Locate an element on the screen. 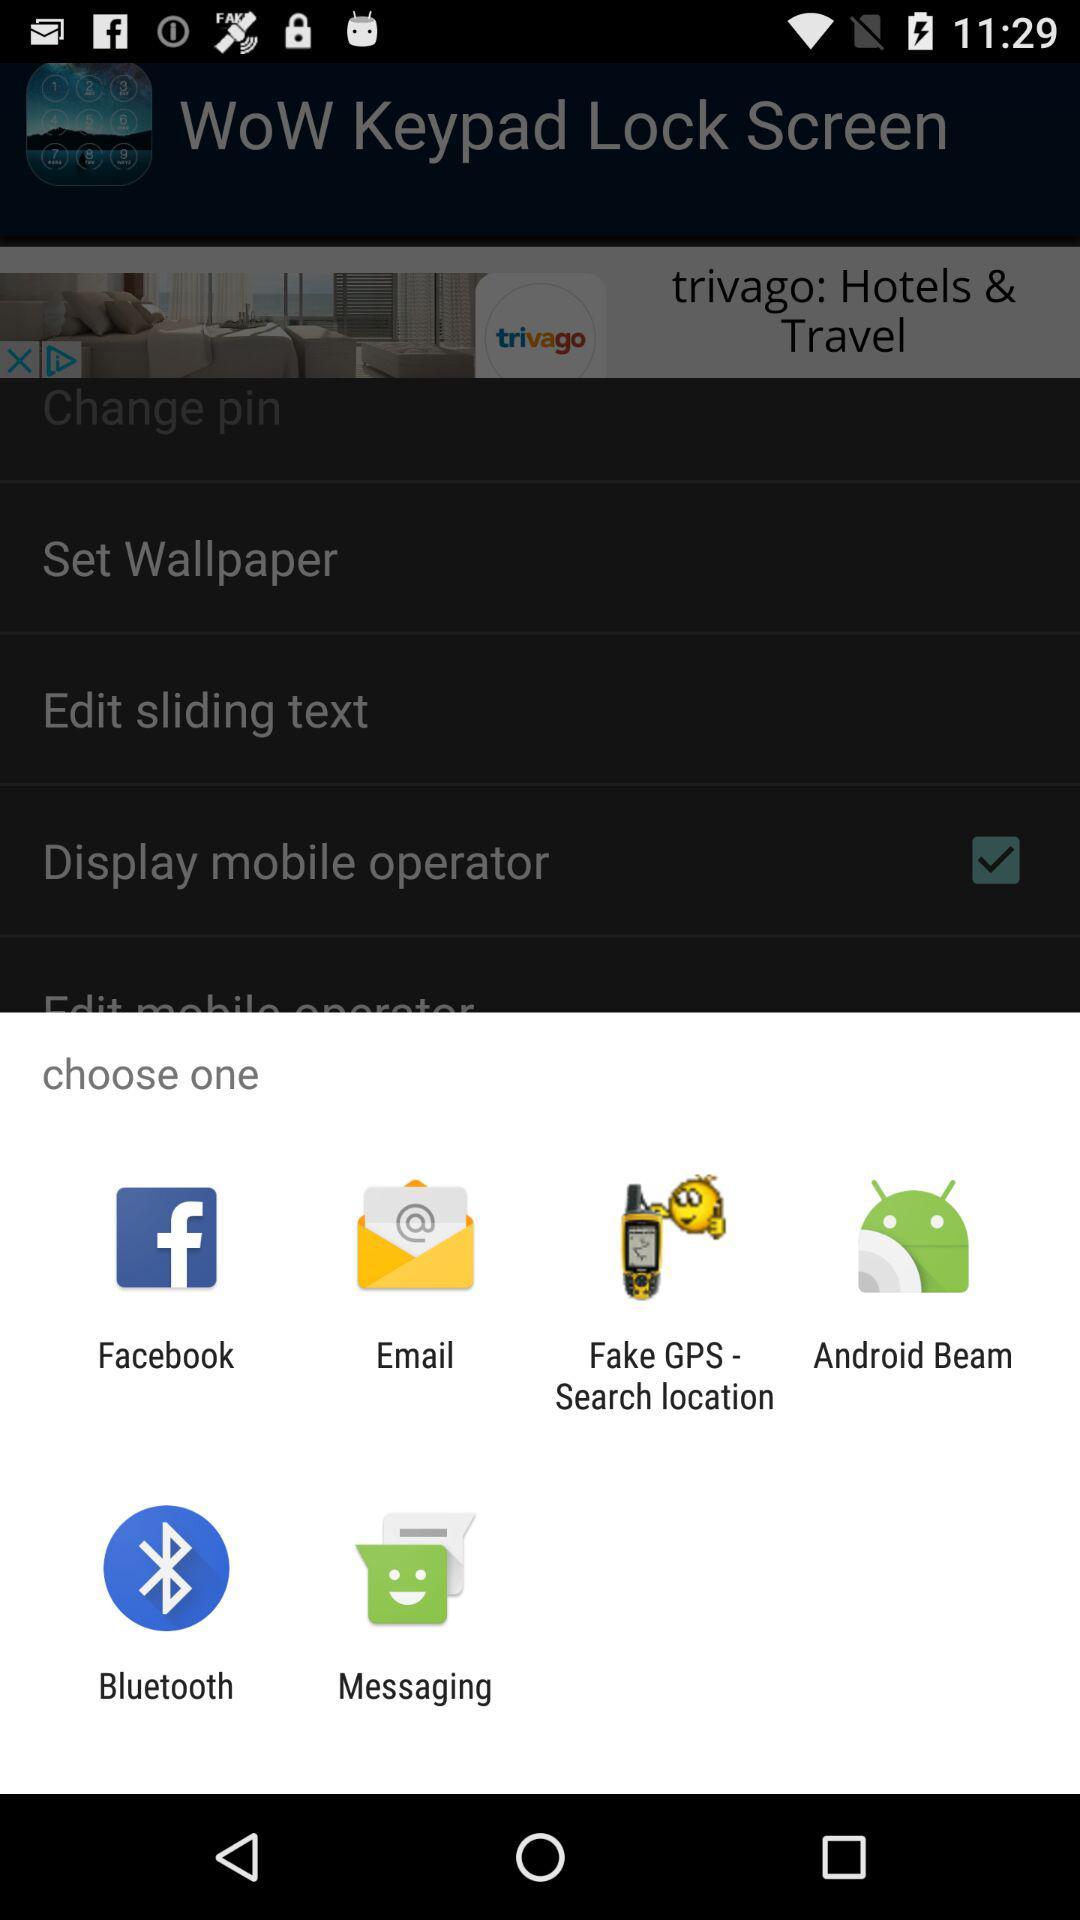  item next to bluetooth icon is located at coordinates (414, 1705).